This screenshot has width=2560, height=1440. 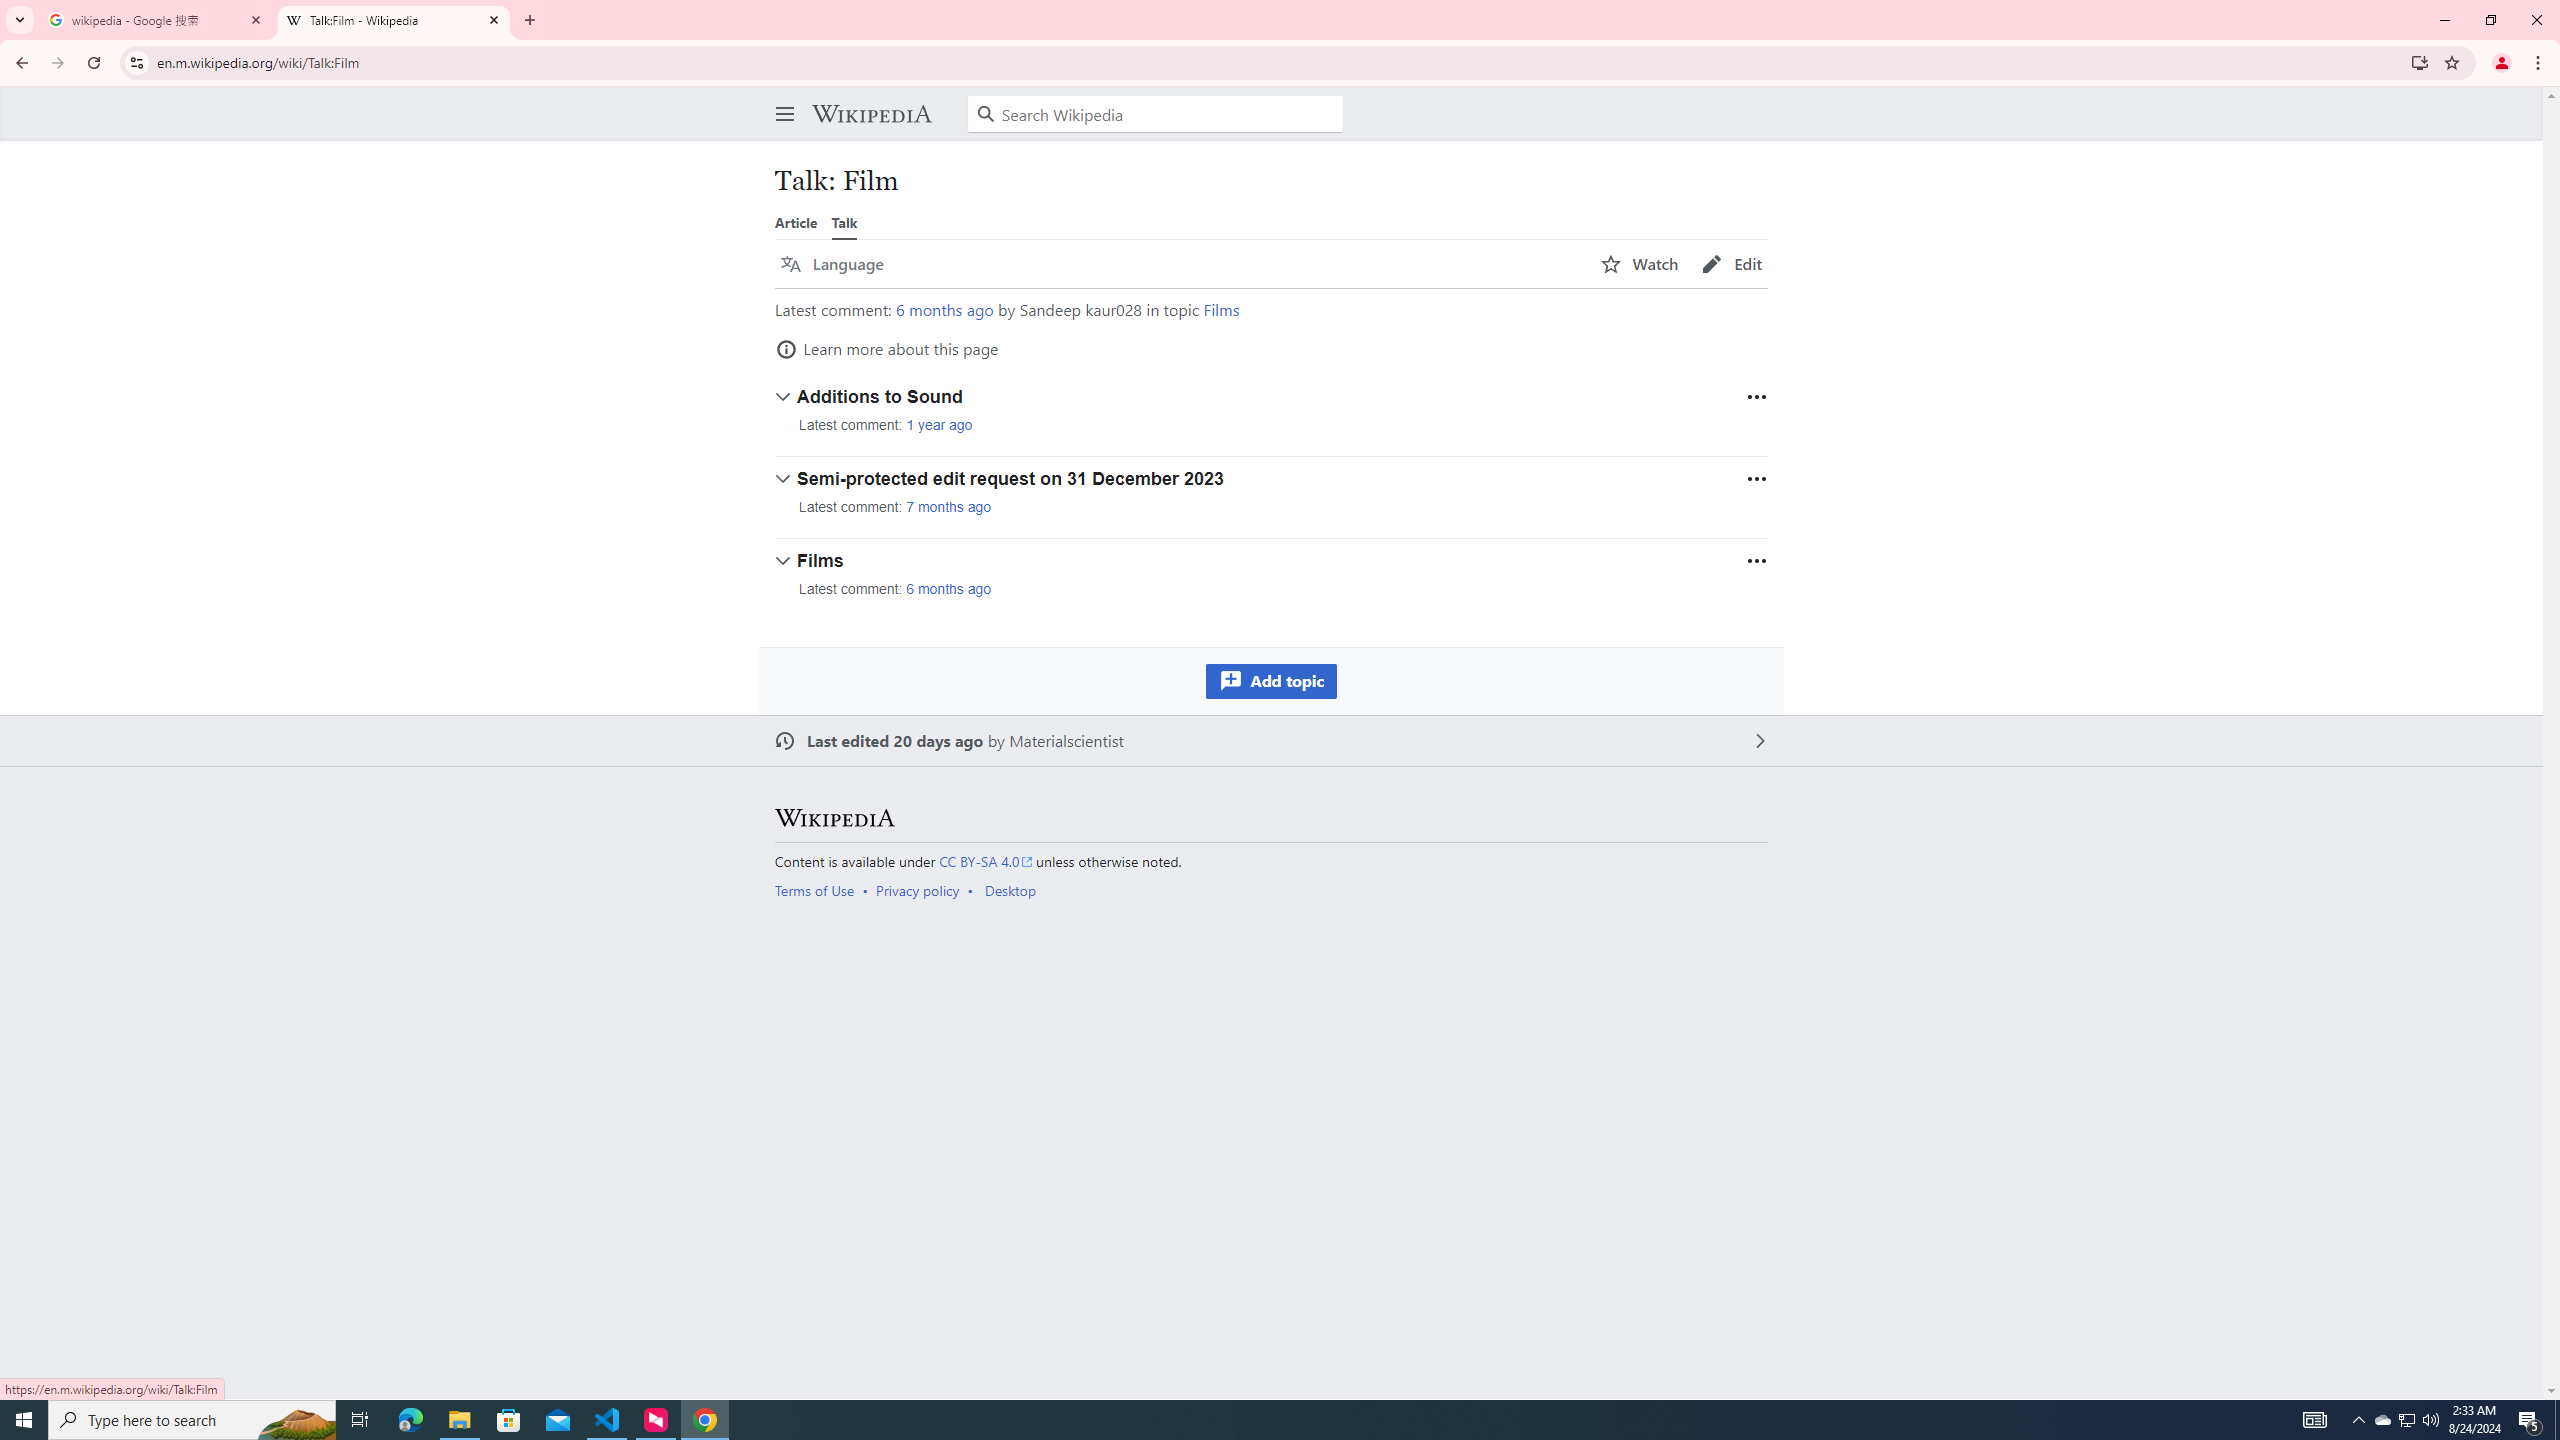 I want to click on 'Terms of Use', so click(x=814, y=888).